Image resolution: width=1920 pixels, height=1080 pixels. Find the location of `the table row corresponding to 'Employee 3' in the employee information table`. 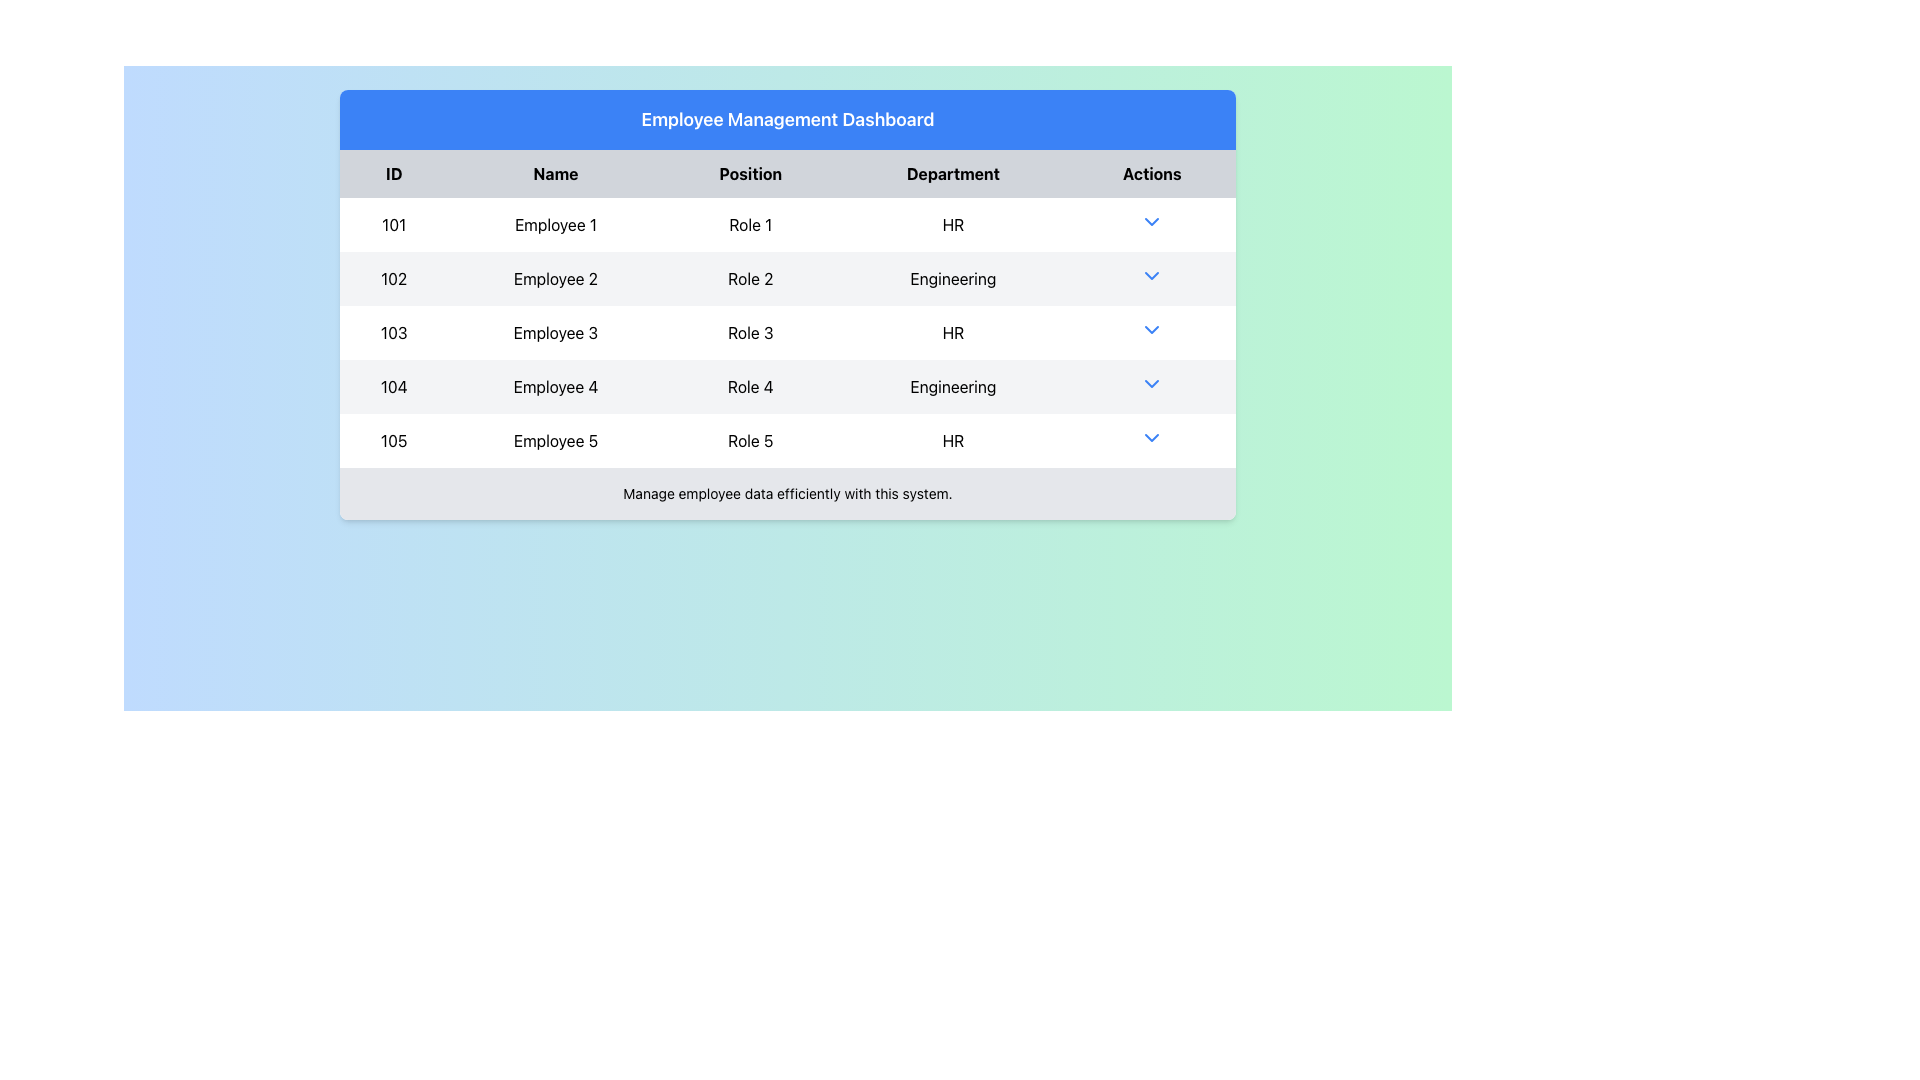

the table row corresponding to 'Employee 3' in the employee information table is located at coordinates (786, 331).